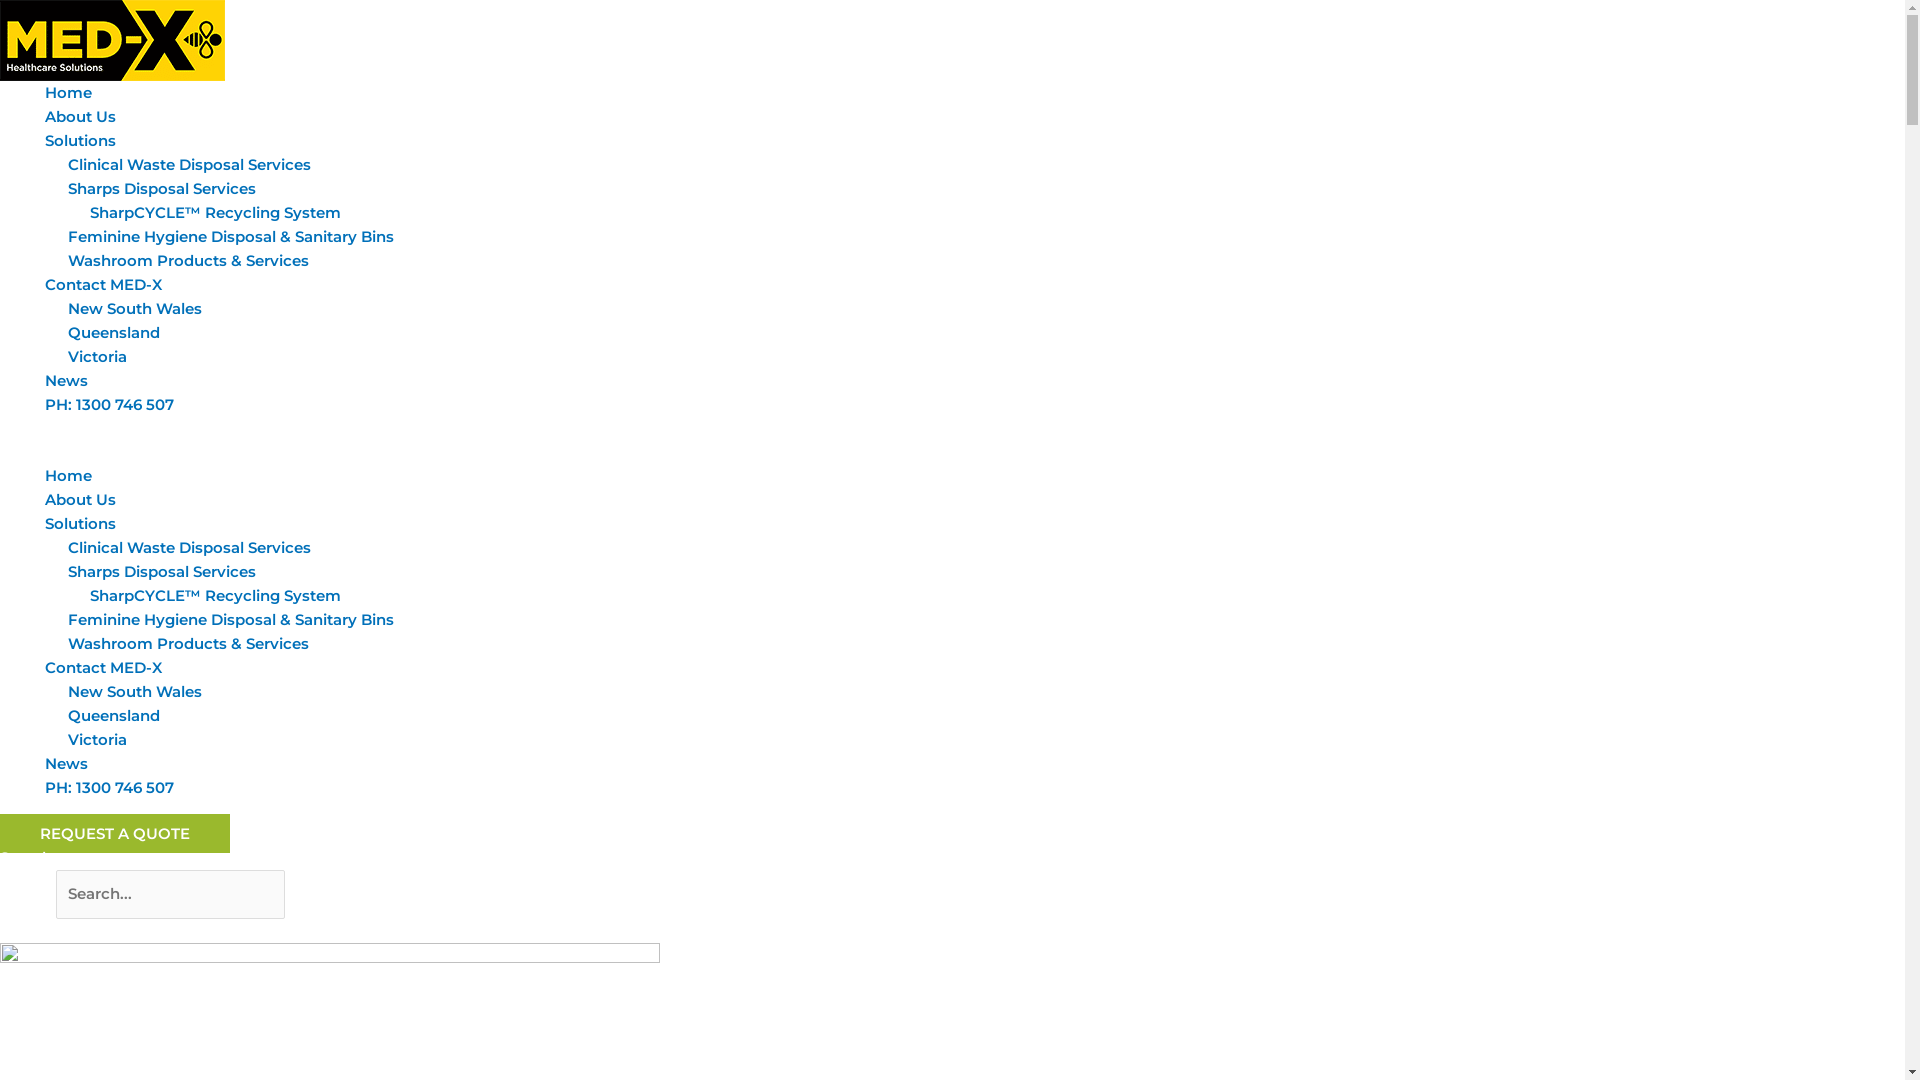 Image resolution: width=1920 pixels, height=1080 pixels. What do you see at coordinates (68, 475) in the screenshot?
I see `'Home'` at bounding box center [68, 475].